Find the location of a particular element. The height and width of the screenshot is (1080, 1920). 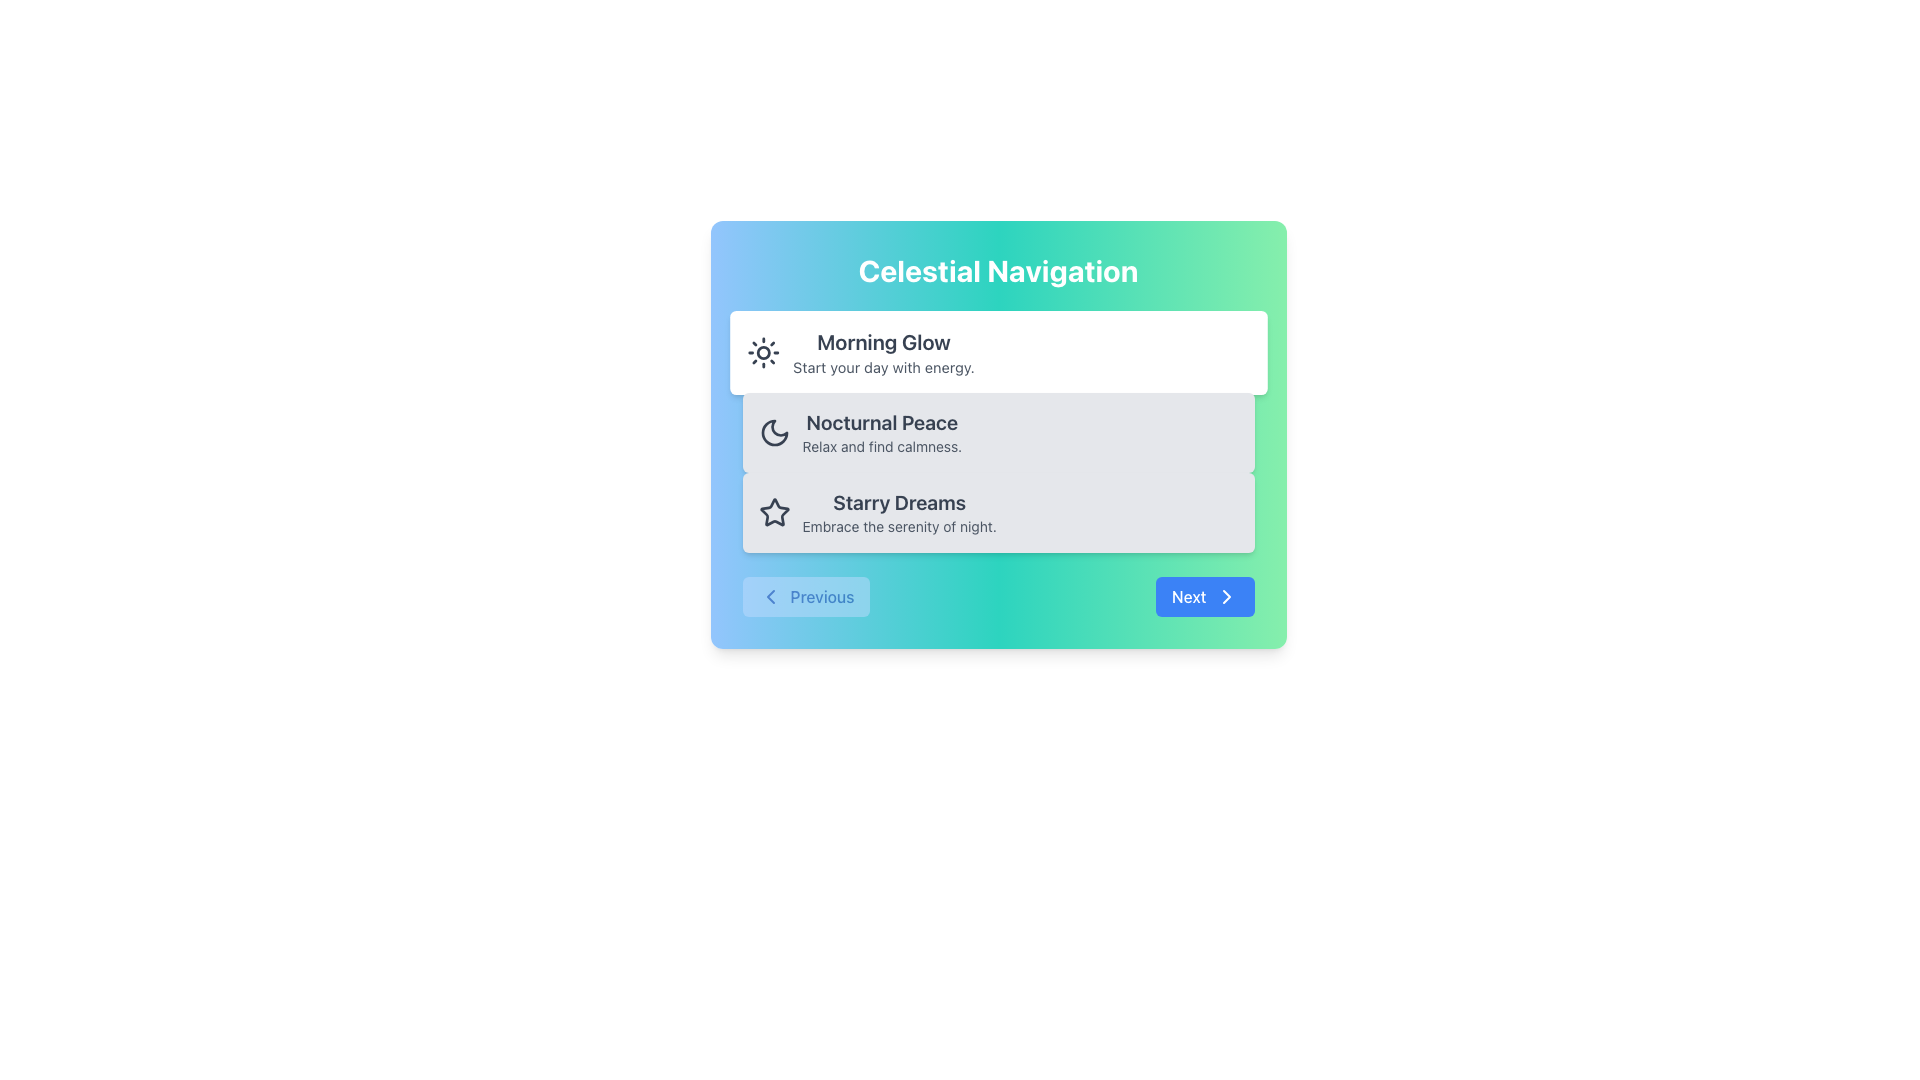

the star-shaped icon with a thin dark gray outline located in the top-left part of the 'Starry Dreams' card, adjacent to the text is located at coordinates (773, 512).